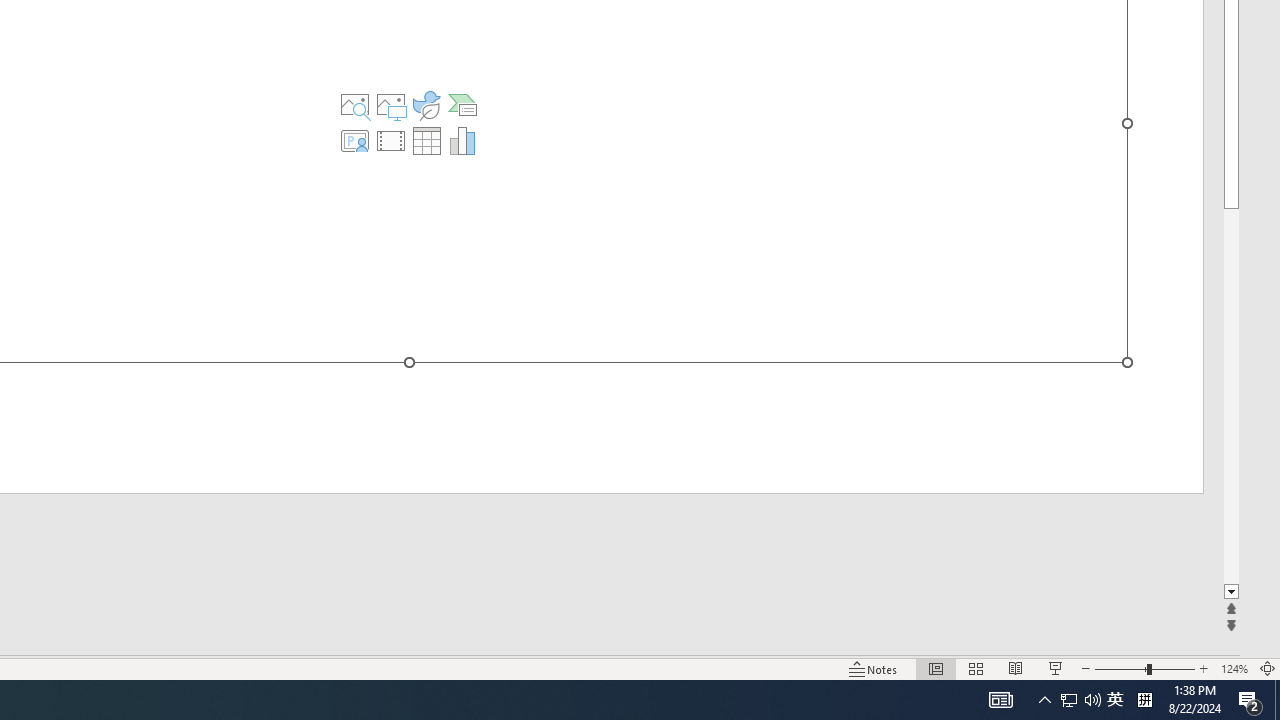 This screenshot has width=1280, height=720. Describe the element at coordinates (1233, 669) in the screenshot. I see `'Zoom 124%'` at that location.